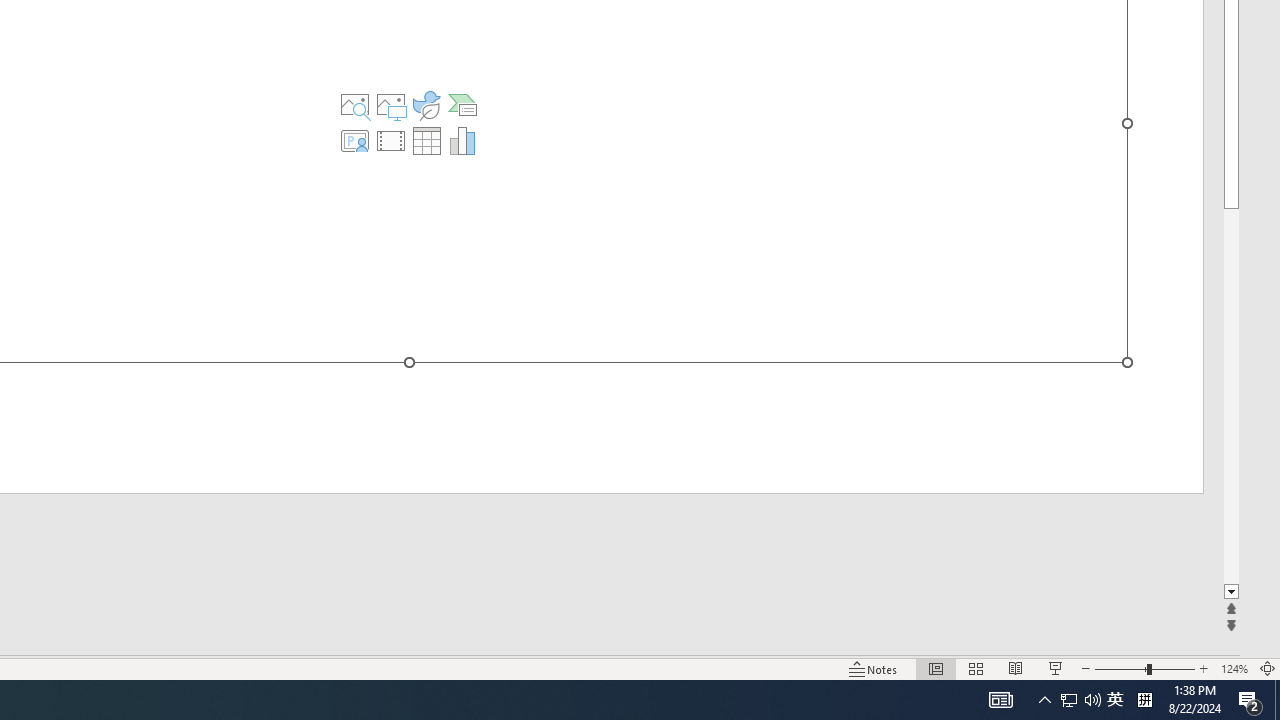 This screenshot has width=1280, height=720. Describe the element at coordinates (1233, 669) in the screenshot. I see `'Zoom 124%'` at that location.